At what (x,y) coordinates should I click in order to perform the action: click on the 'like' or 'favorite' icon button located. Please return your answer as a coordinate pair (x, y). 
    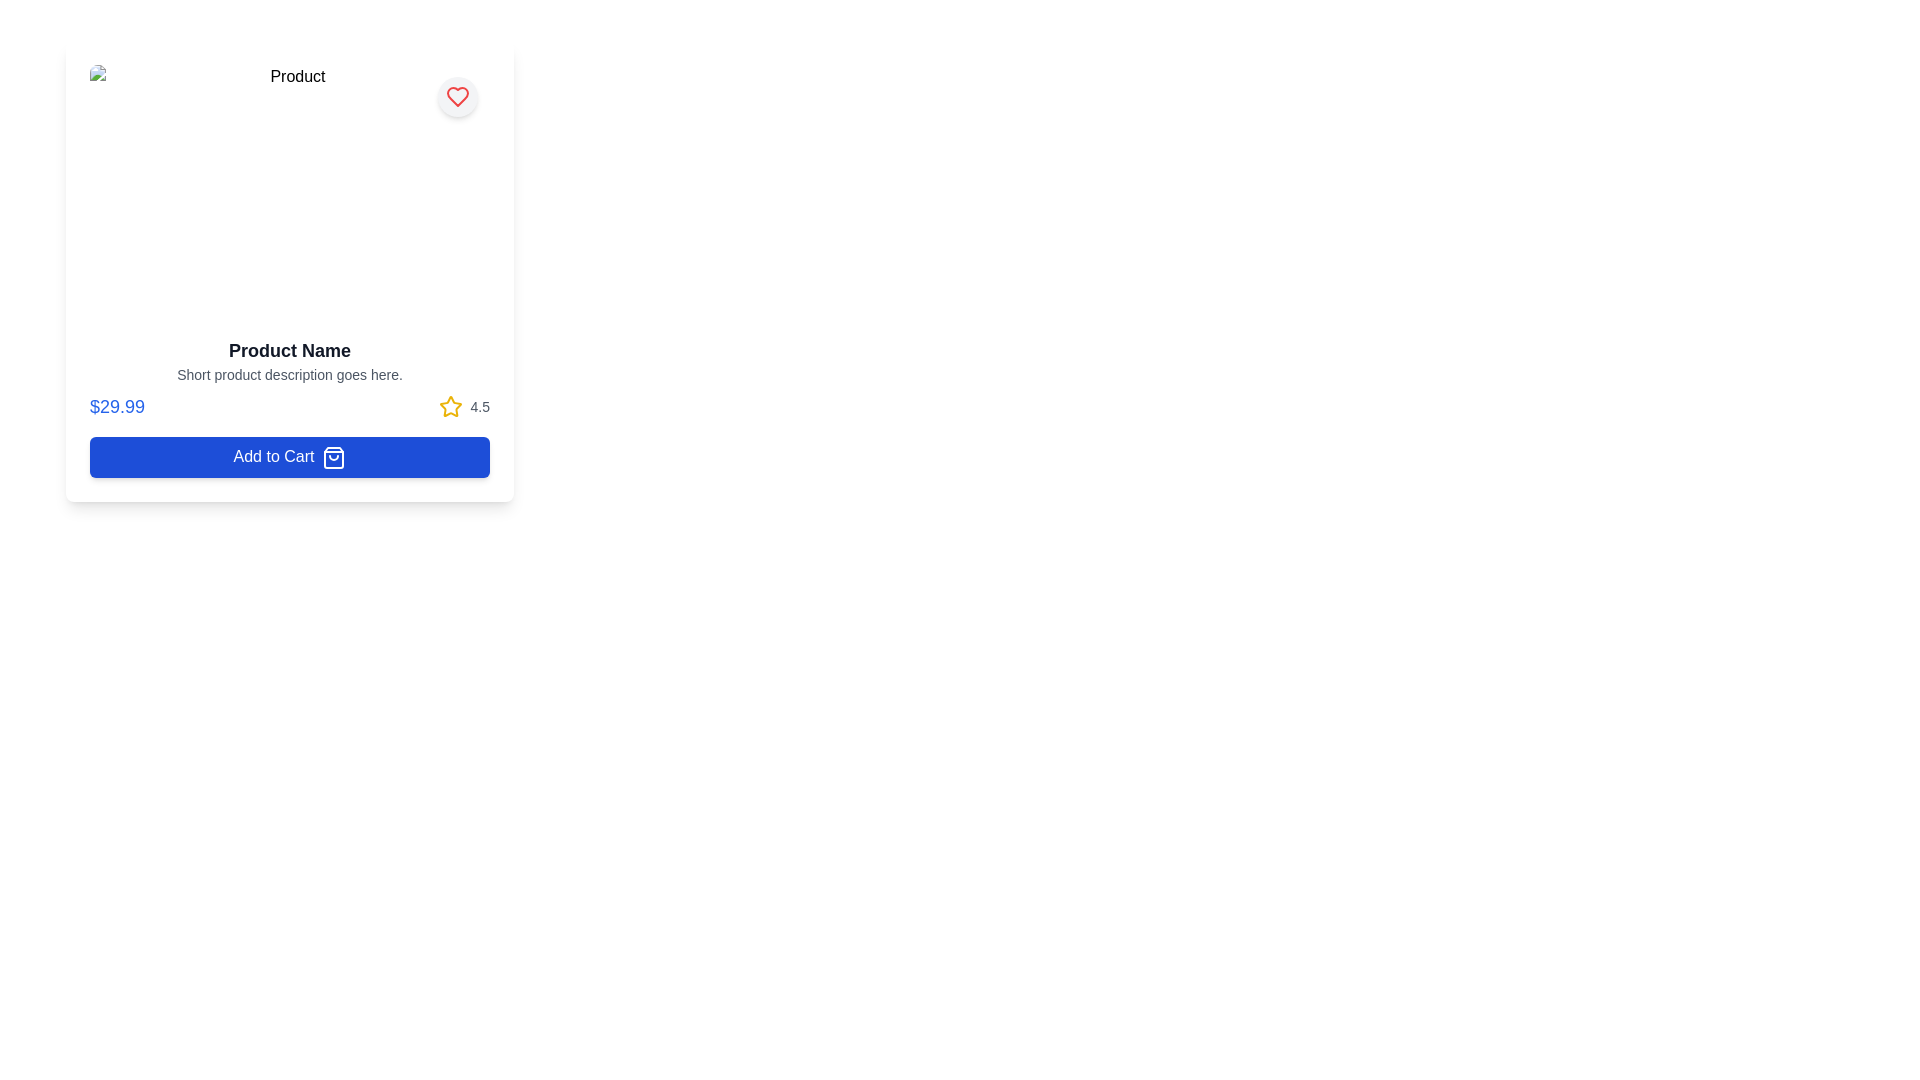
    Looking at the image, I should click on (456, 96).